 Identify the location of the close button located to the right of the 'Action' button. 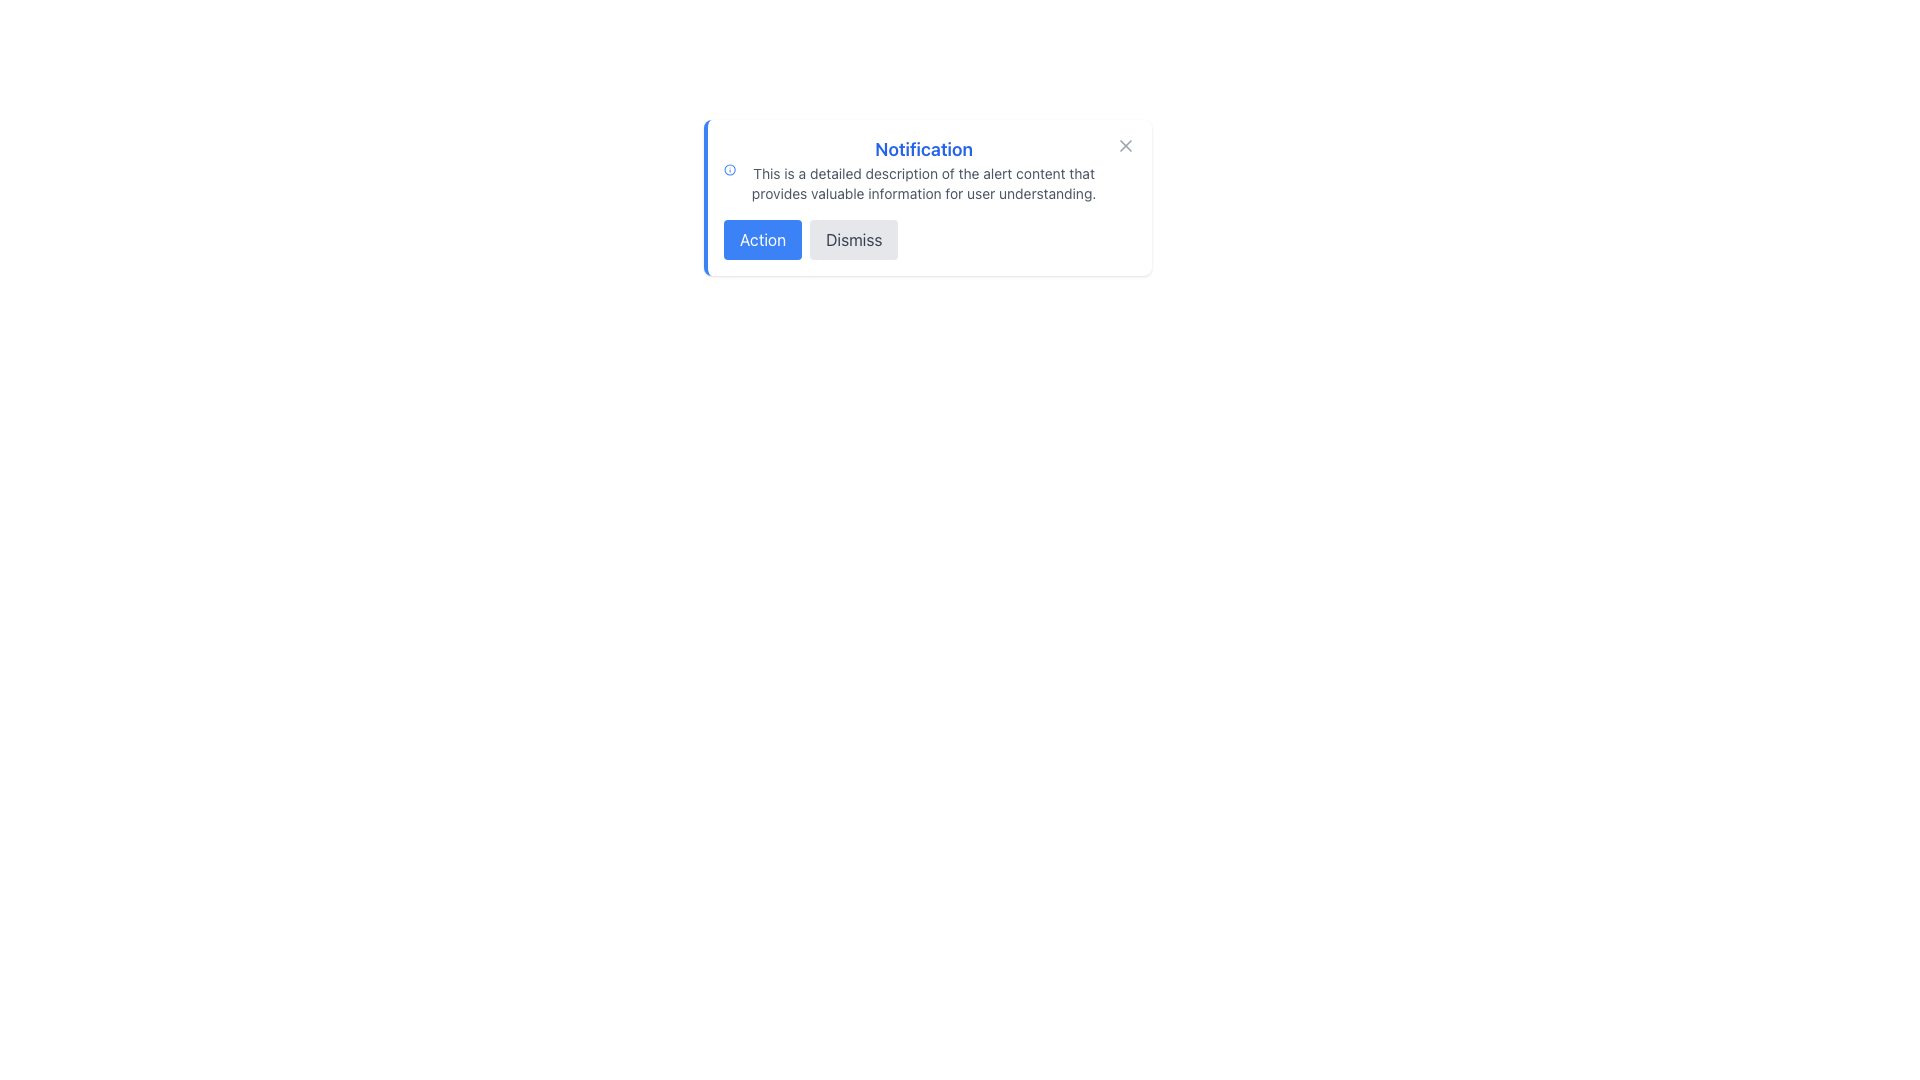
(854, 238).